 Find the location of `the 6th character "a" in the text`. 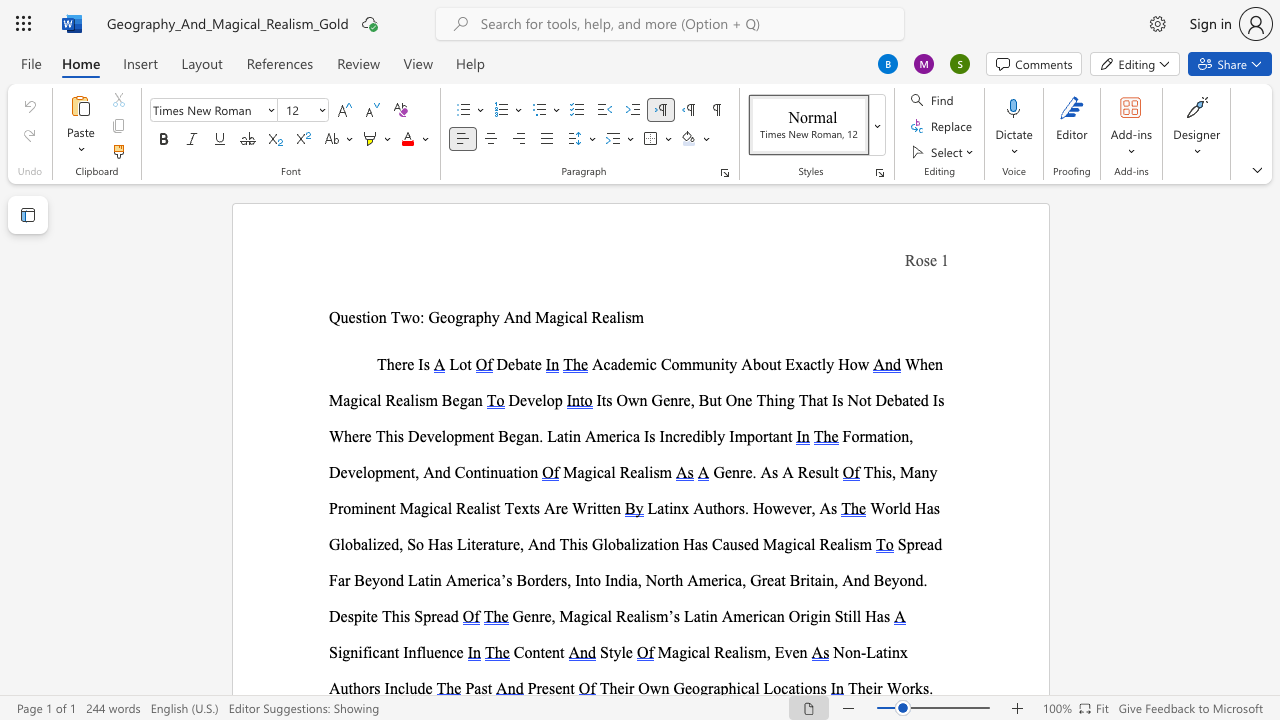

the 6th character "a" in the text is located at coordinates (880, 615).